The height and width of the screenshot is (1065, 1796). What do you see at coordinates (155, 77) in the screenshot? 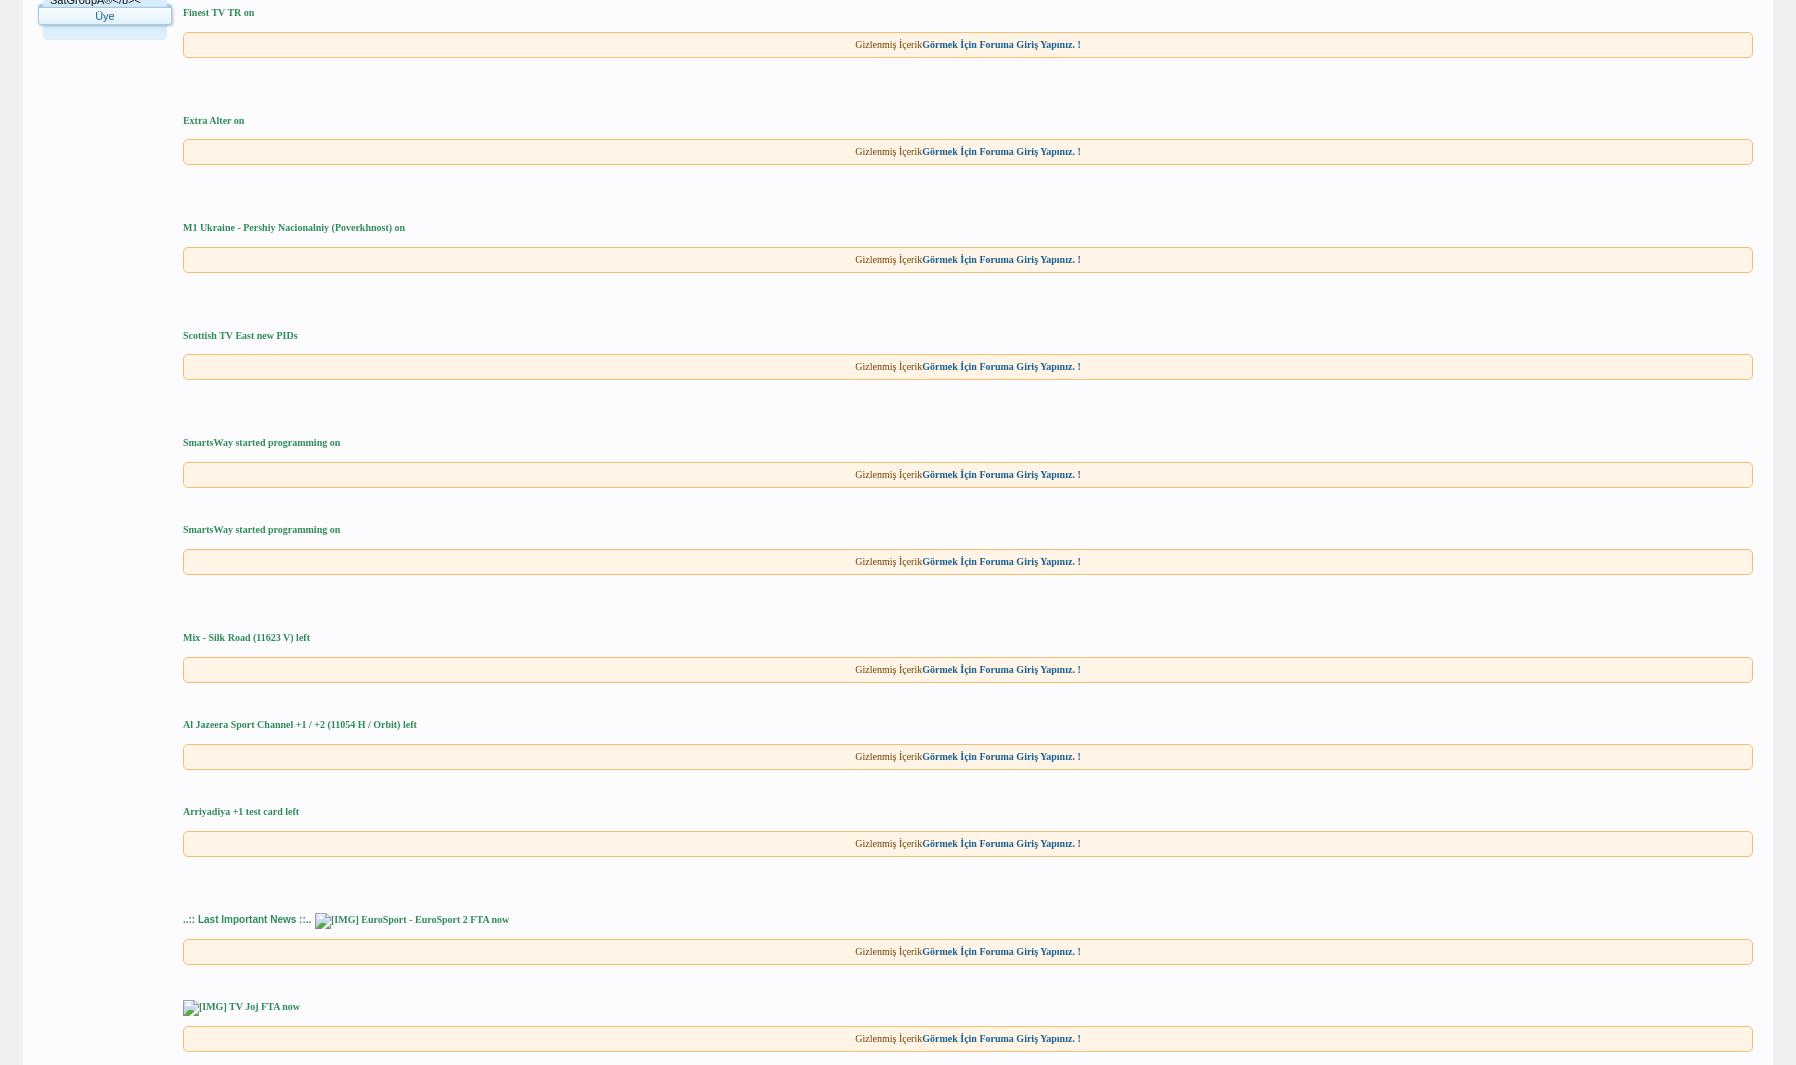
I see `'0'` at bounding box center [155, 77].